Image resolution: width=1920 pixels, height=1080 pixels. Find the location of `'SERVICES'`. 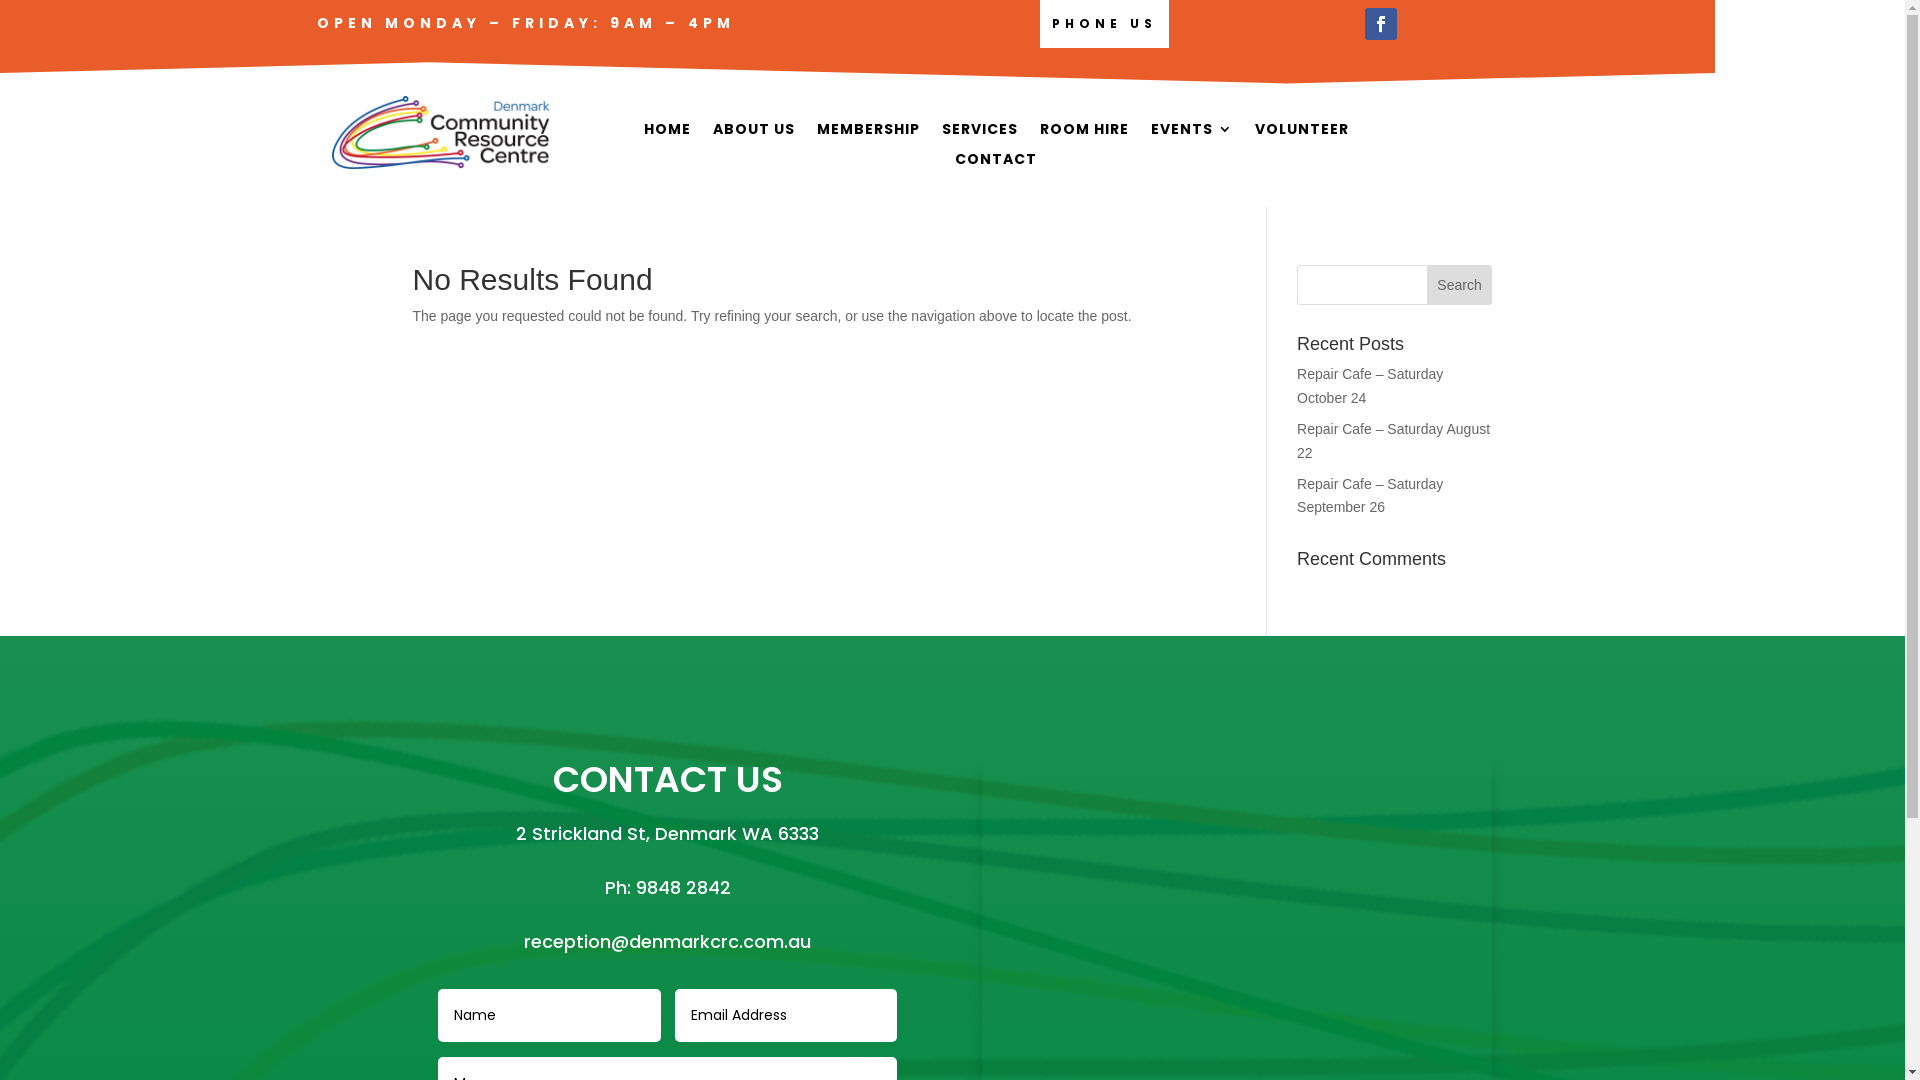

'SERVICES' is located at coordinates (940, 132).